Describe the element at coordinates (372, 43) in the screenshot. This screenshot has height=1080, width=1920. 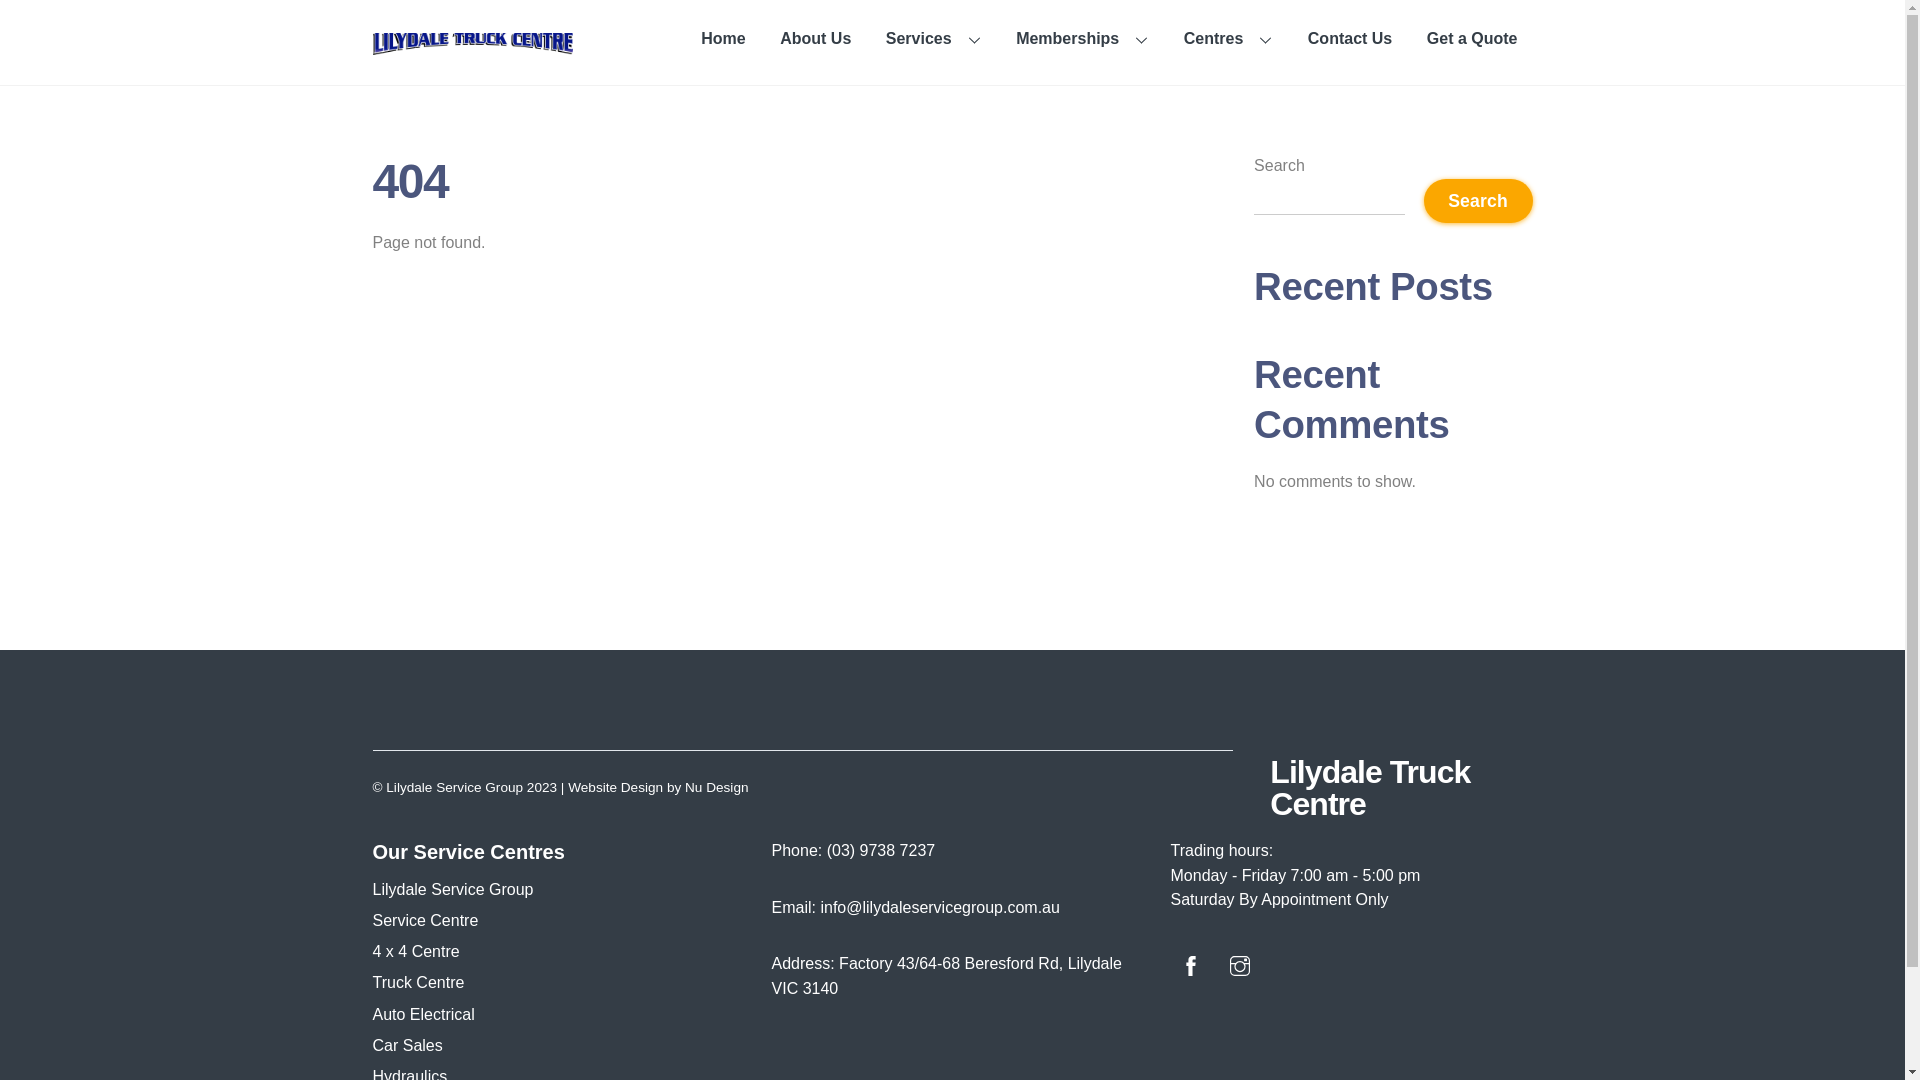
I see `'Lilydale-Truck-Centre-logo'` at that location.